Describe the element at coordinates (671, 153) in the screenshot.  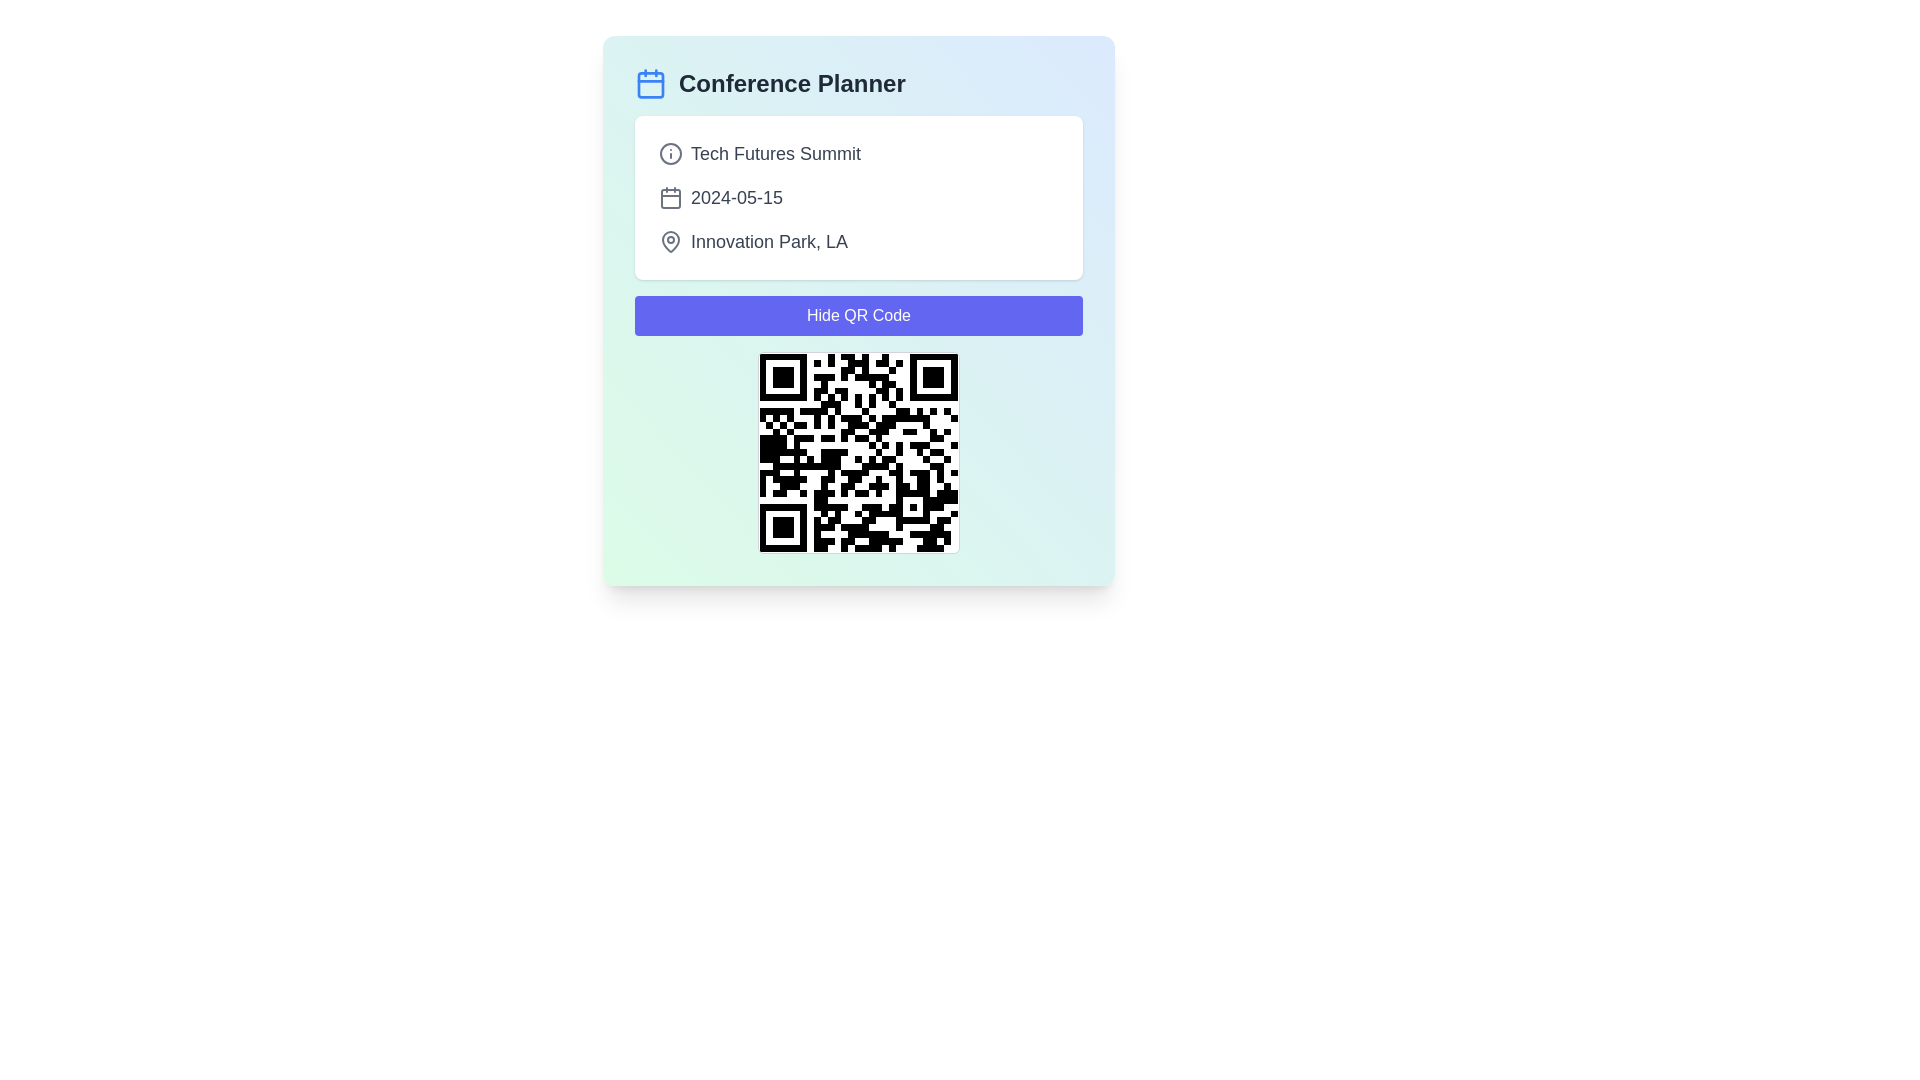
I see `the information icon located at the left-most edge of the content group, preceding the text 'Tech Futures Summit'` at that location.